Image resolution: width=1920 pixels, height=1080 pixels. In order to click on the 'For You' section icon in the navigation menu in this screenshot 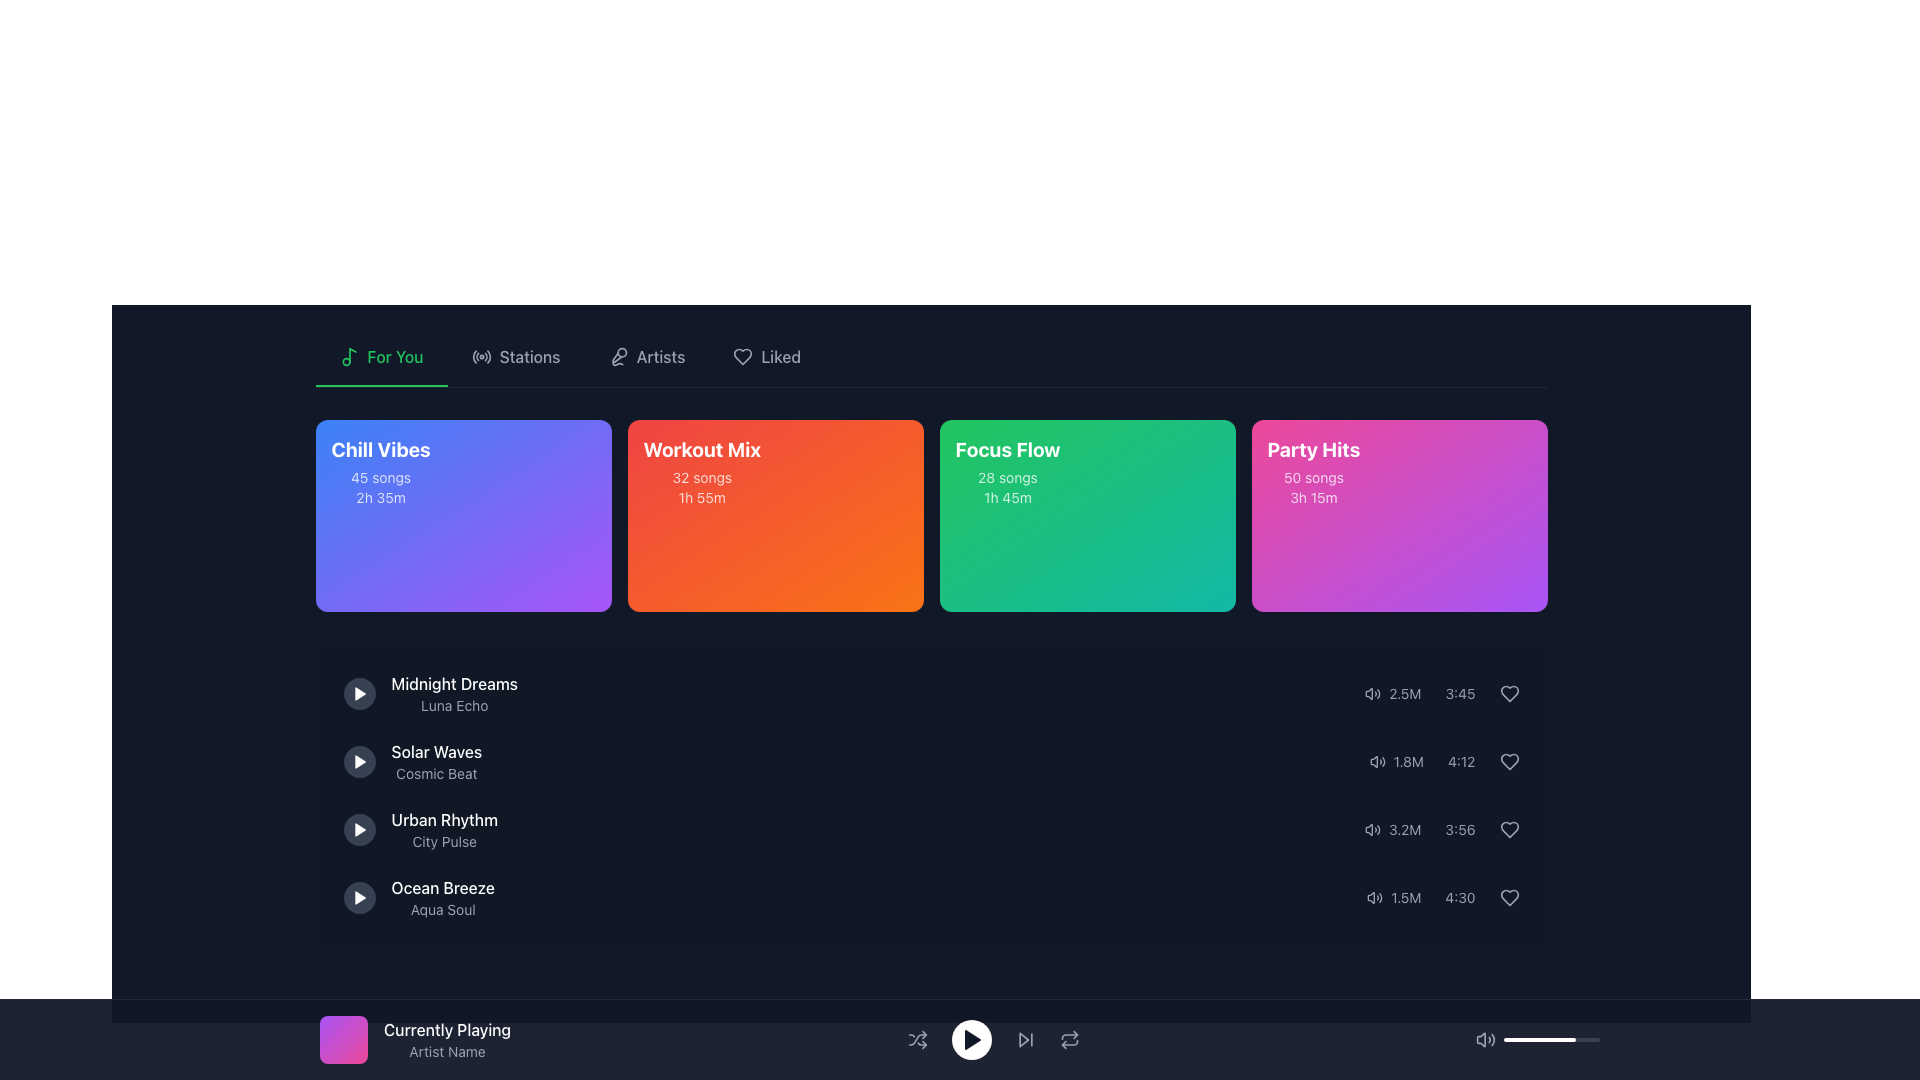, I will do `click(349, 356)`.